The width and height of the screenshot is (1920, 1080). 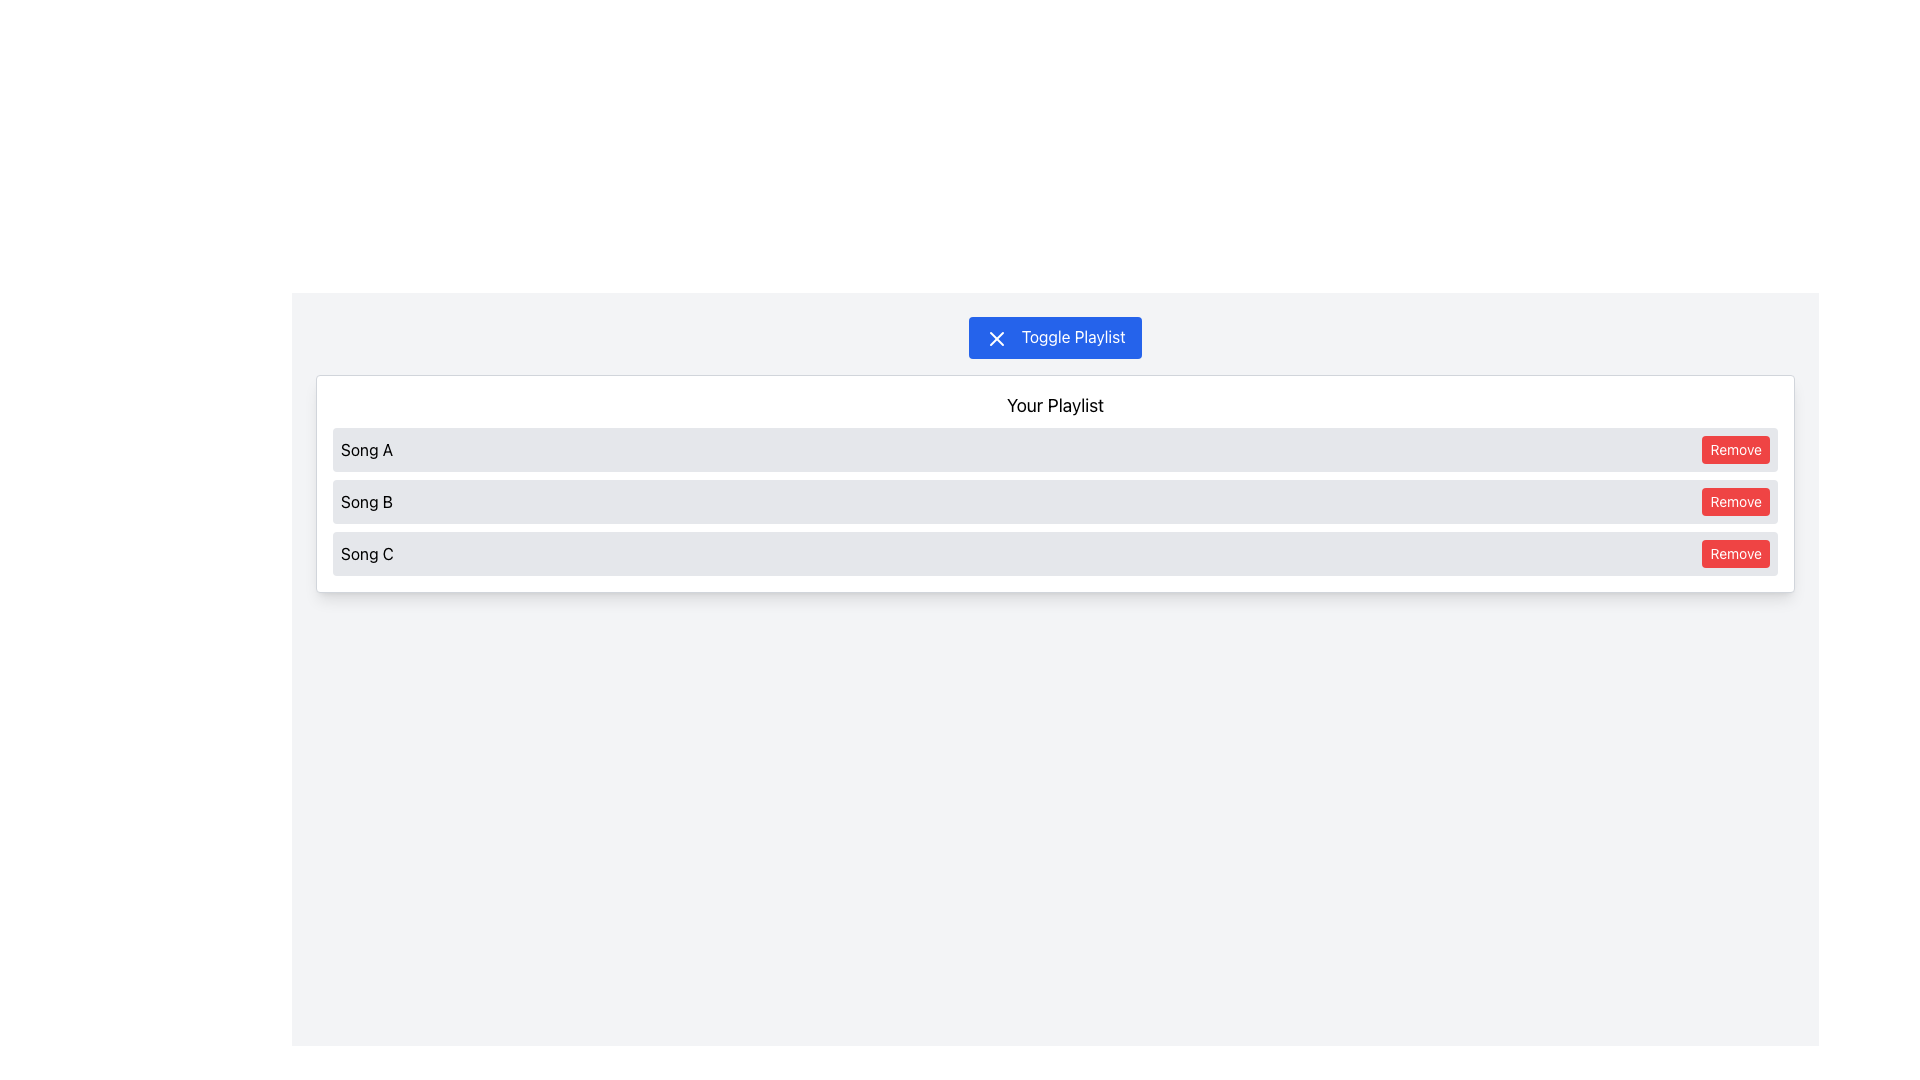 What do you see at coordinates (367, 553) in the screenshot?
I see `the static text displaying the title of the song 'Song C' in the playlist interface` at bounding box center [367, 553].